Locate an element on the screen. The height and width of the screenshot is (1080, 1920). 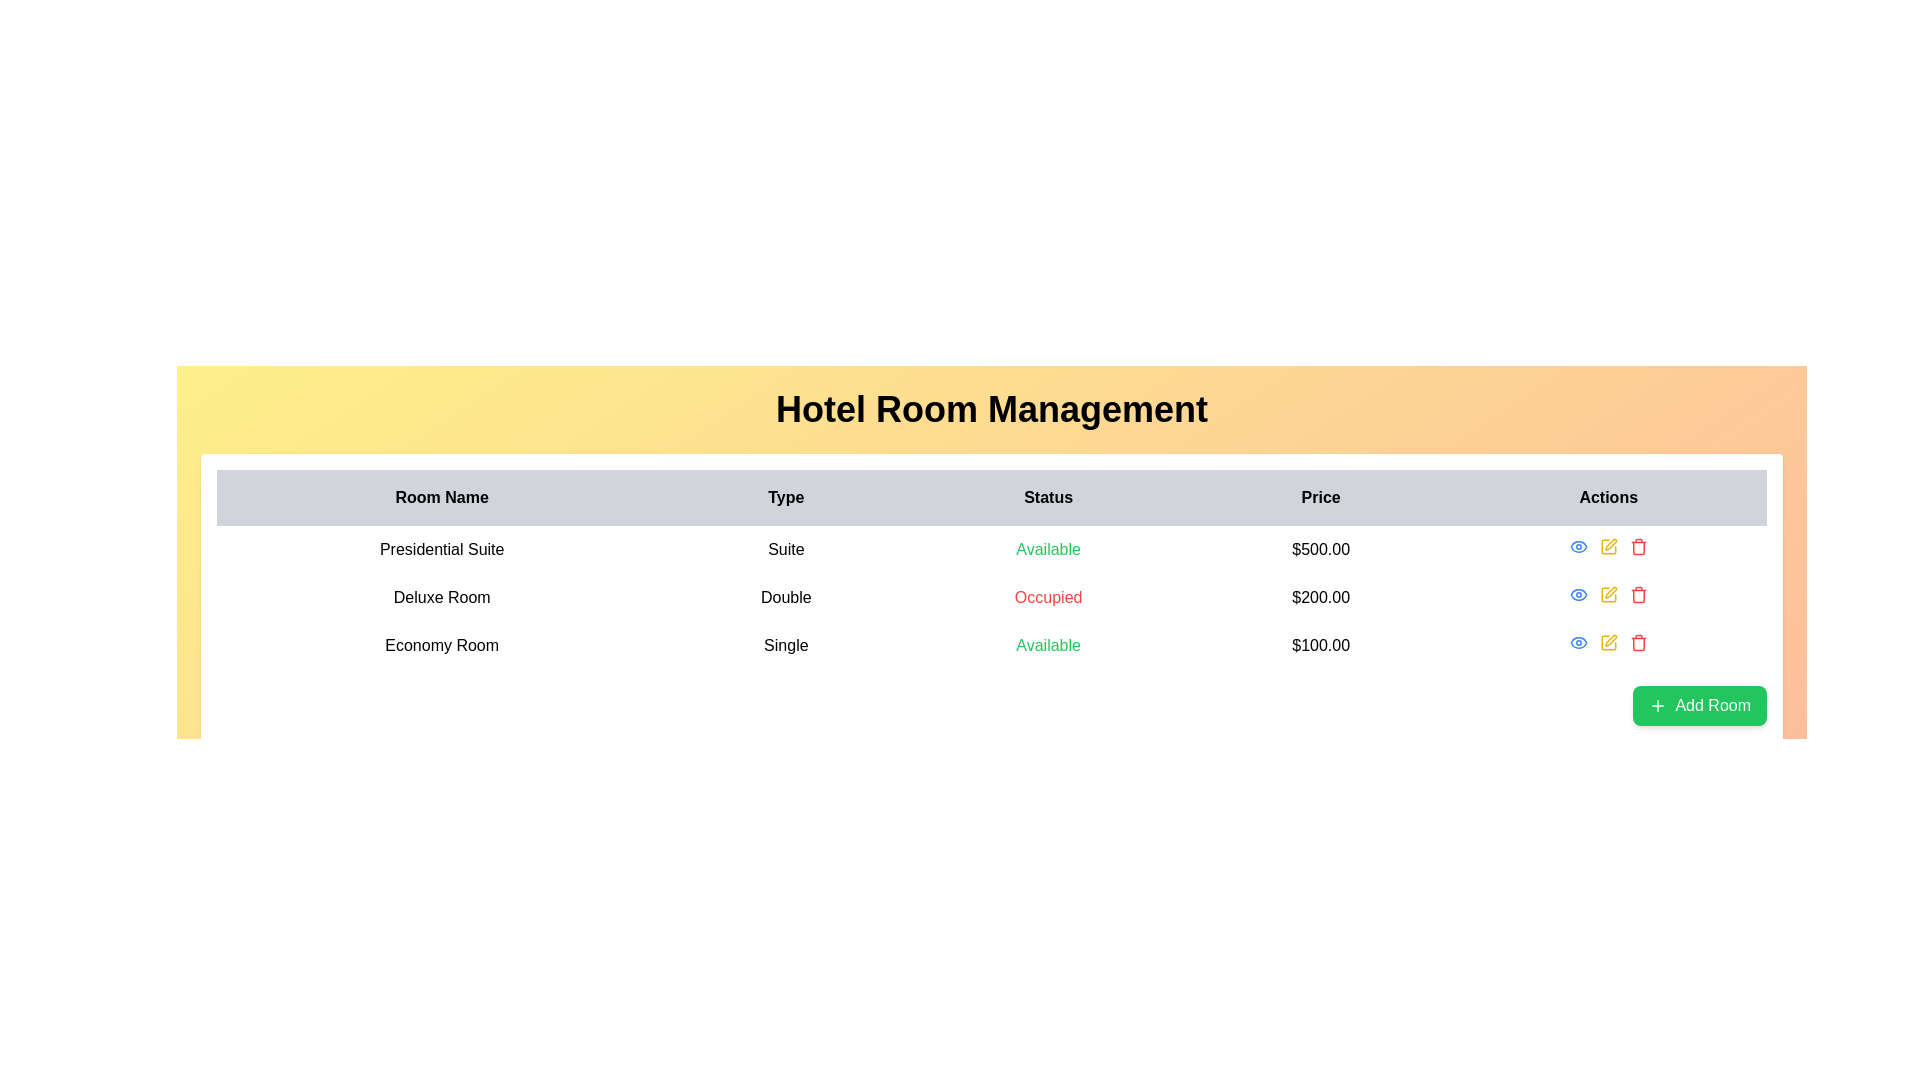
the graphical nature of the edit icon located in the action column of the second row in the table is located at coordinates (1608, 547).